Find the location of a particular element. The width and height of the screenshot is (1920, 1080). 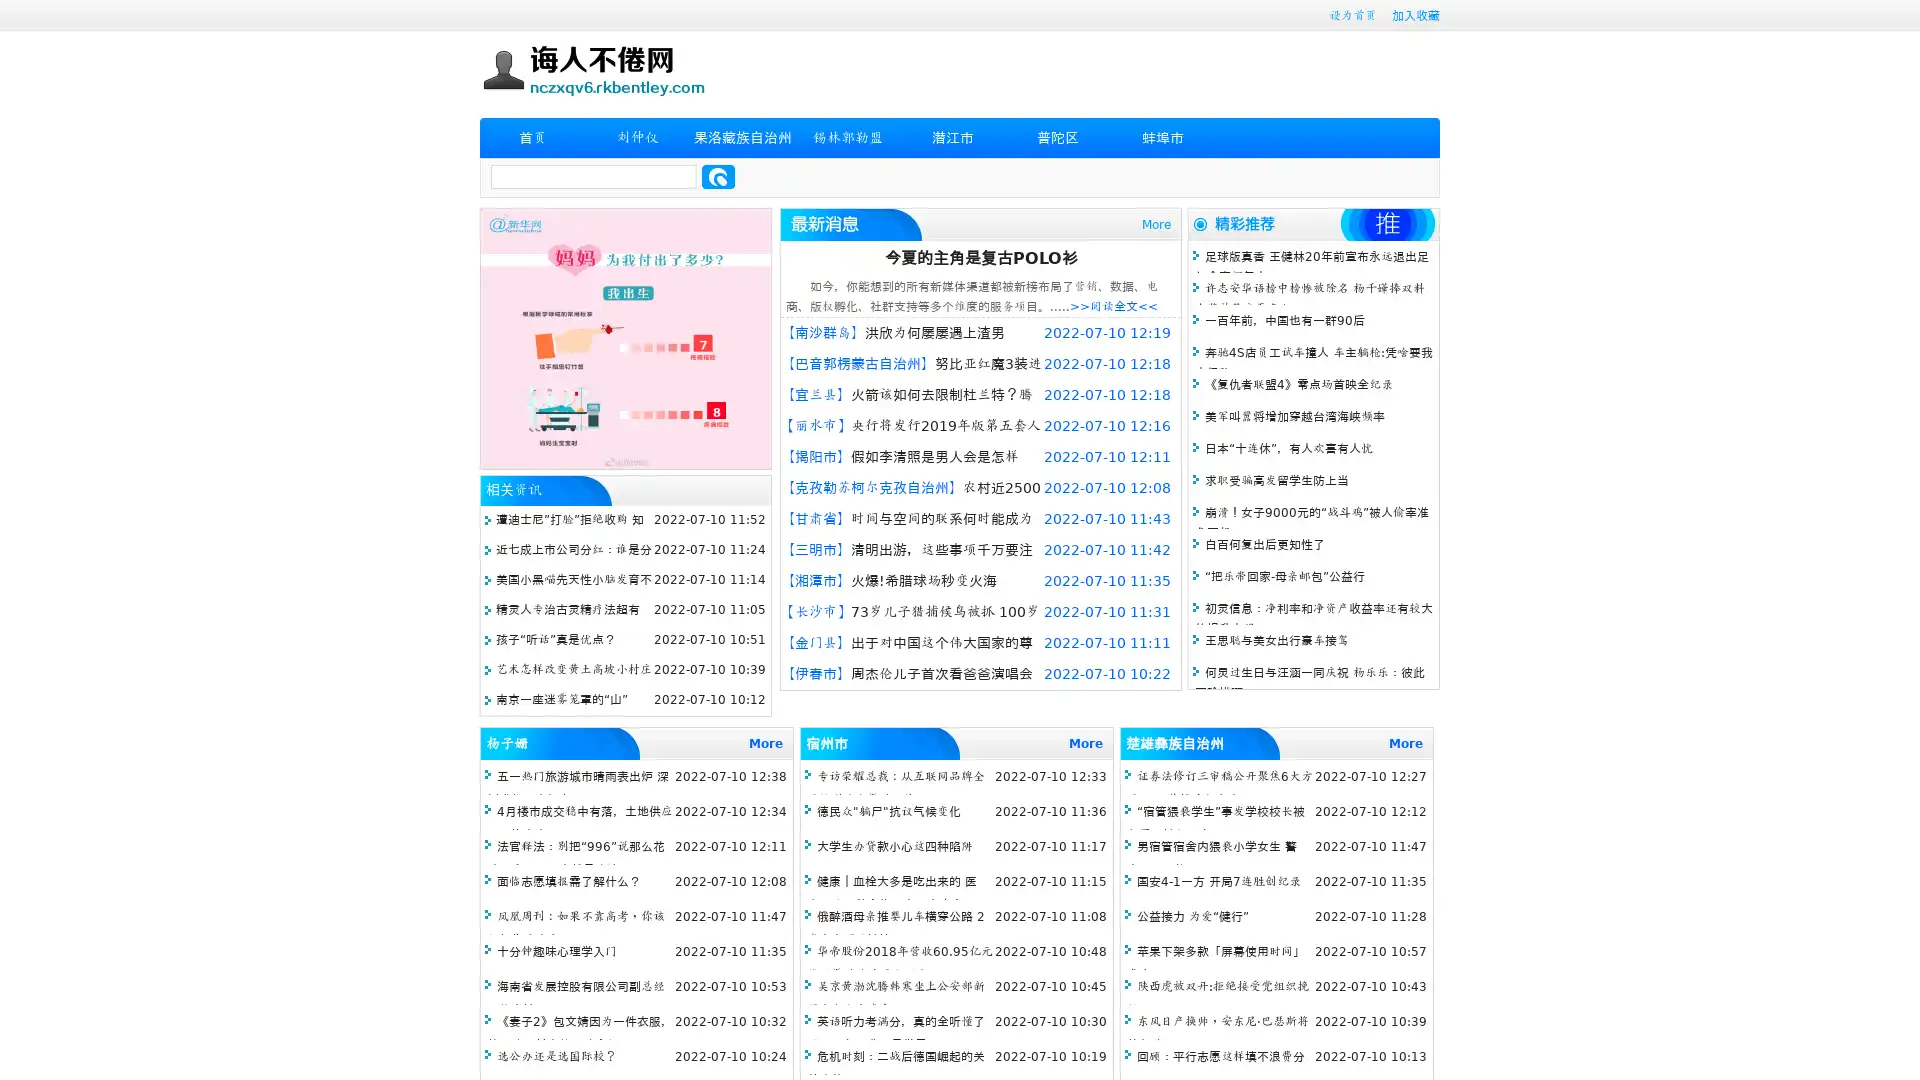

Search is located at coordinates (718, 176).